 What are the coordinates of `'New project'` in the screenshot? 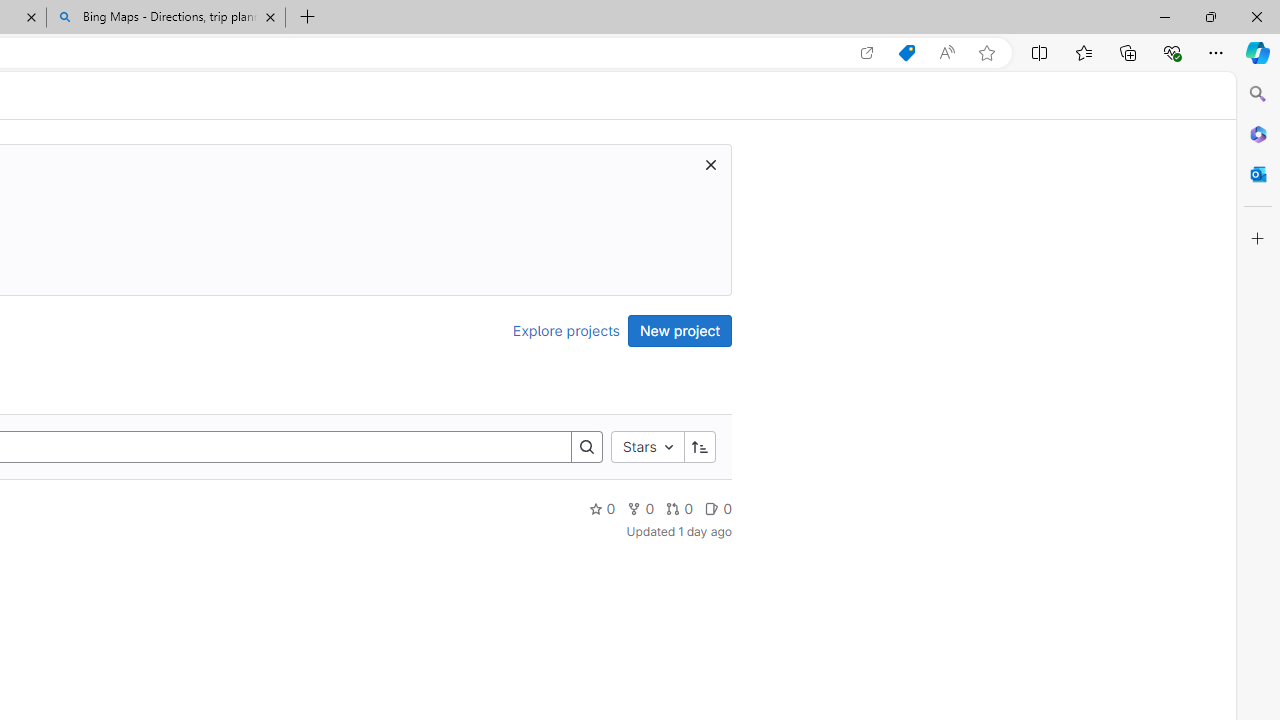 It's located at (680, 329).